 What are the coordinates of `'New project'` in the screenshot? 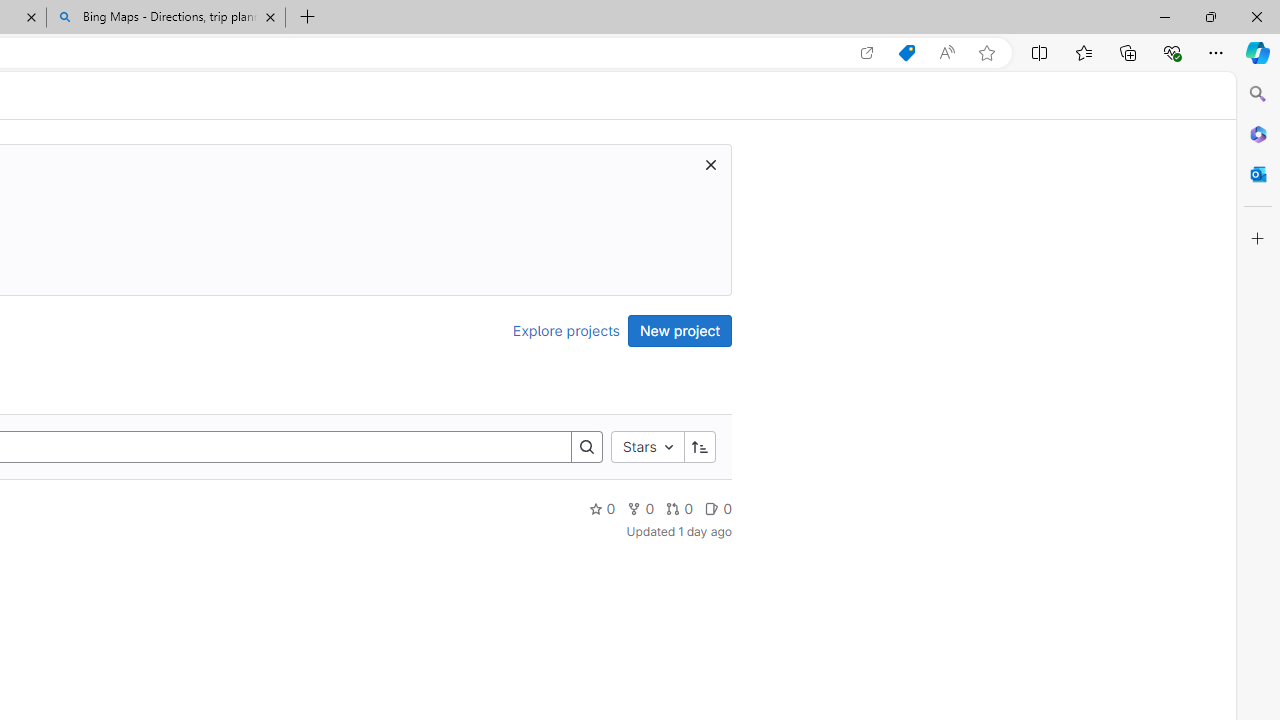 It's located at (680, 329).